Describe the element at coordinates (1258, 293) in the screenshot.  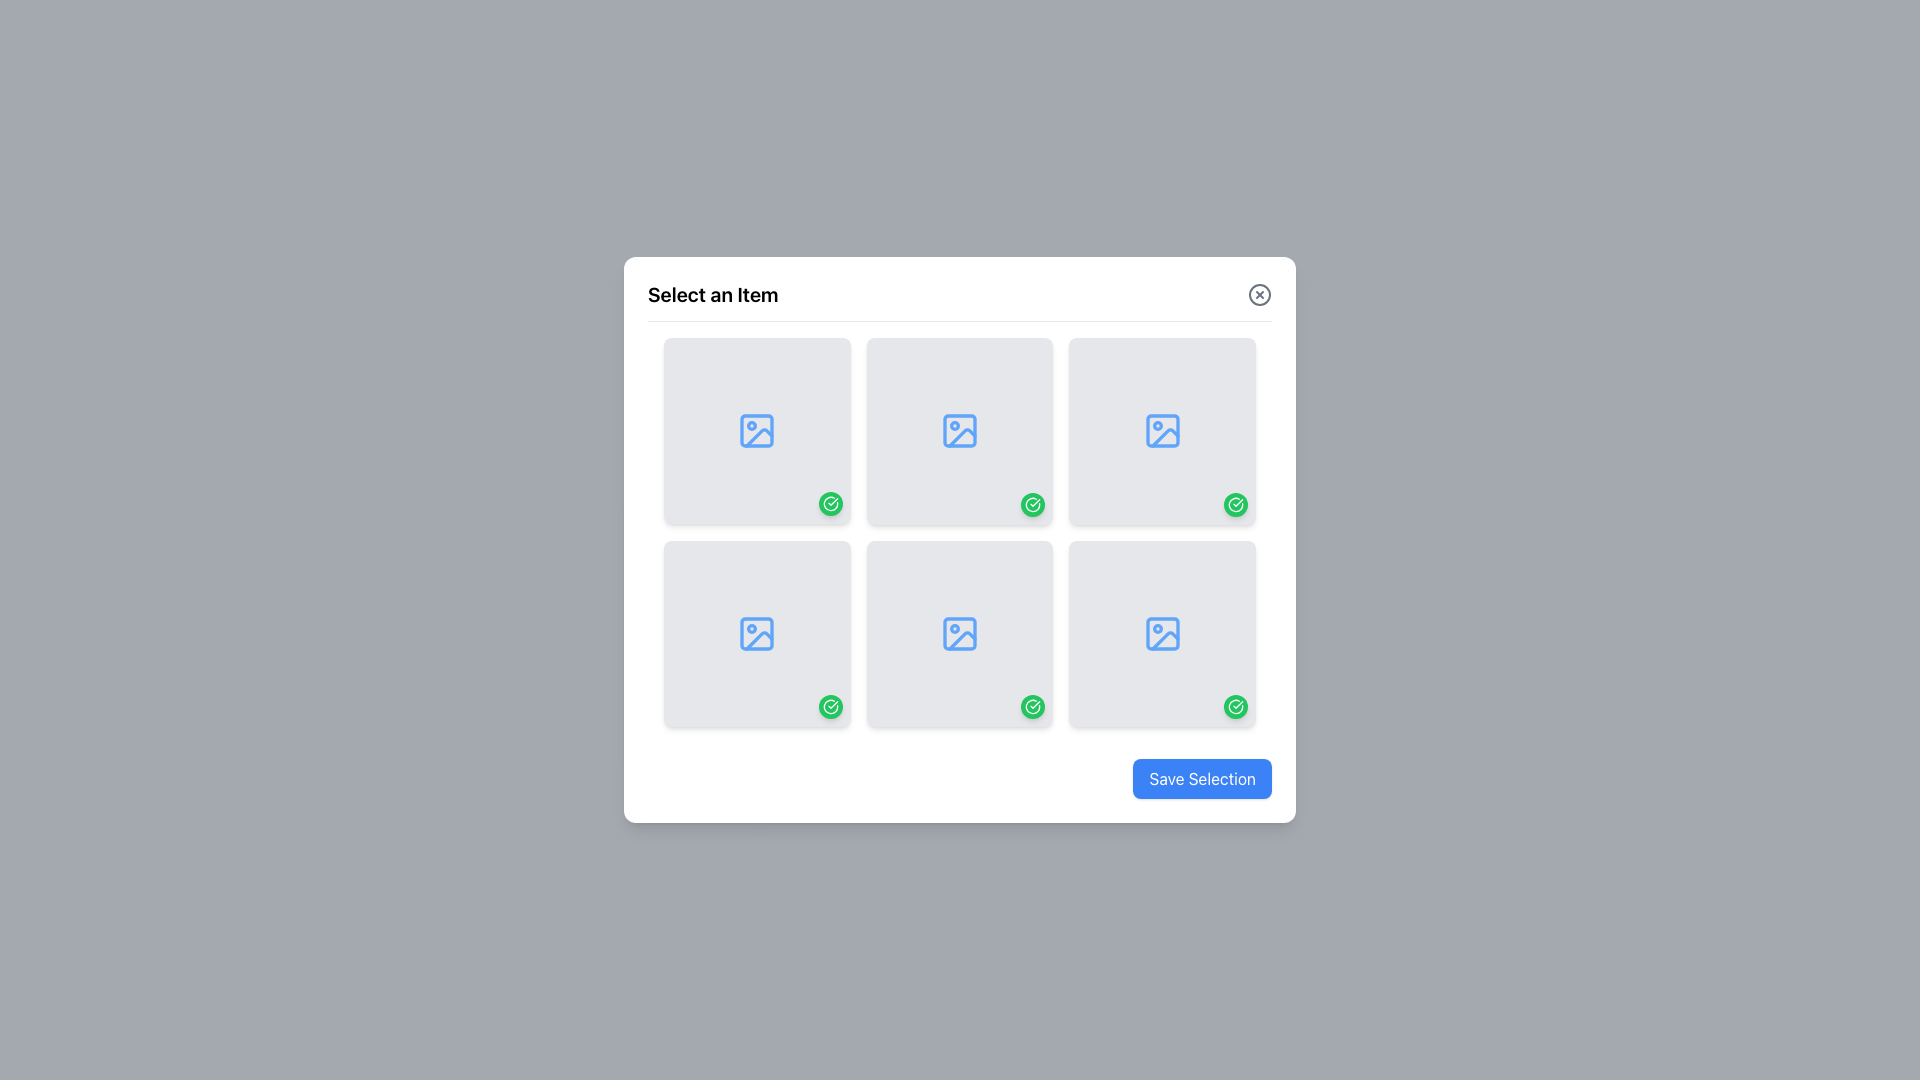
I see `the outlined circle within the SVG graphic located` at that location.